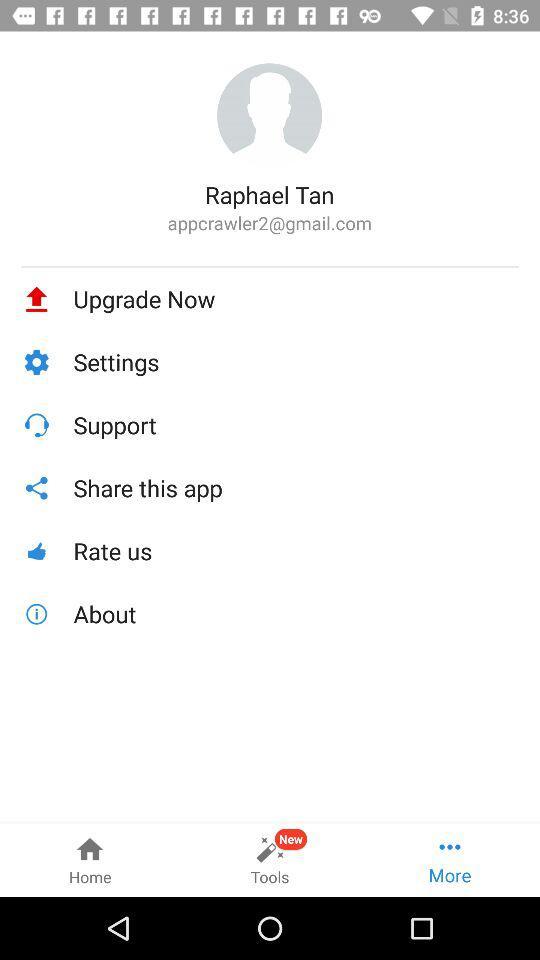 This screenshot has height=960, width=540. Describe the element at coordinates (295, 298) in the screenshot. I see `the upgrade now icon` at that location.